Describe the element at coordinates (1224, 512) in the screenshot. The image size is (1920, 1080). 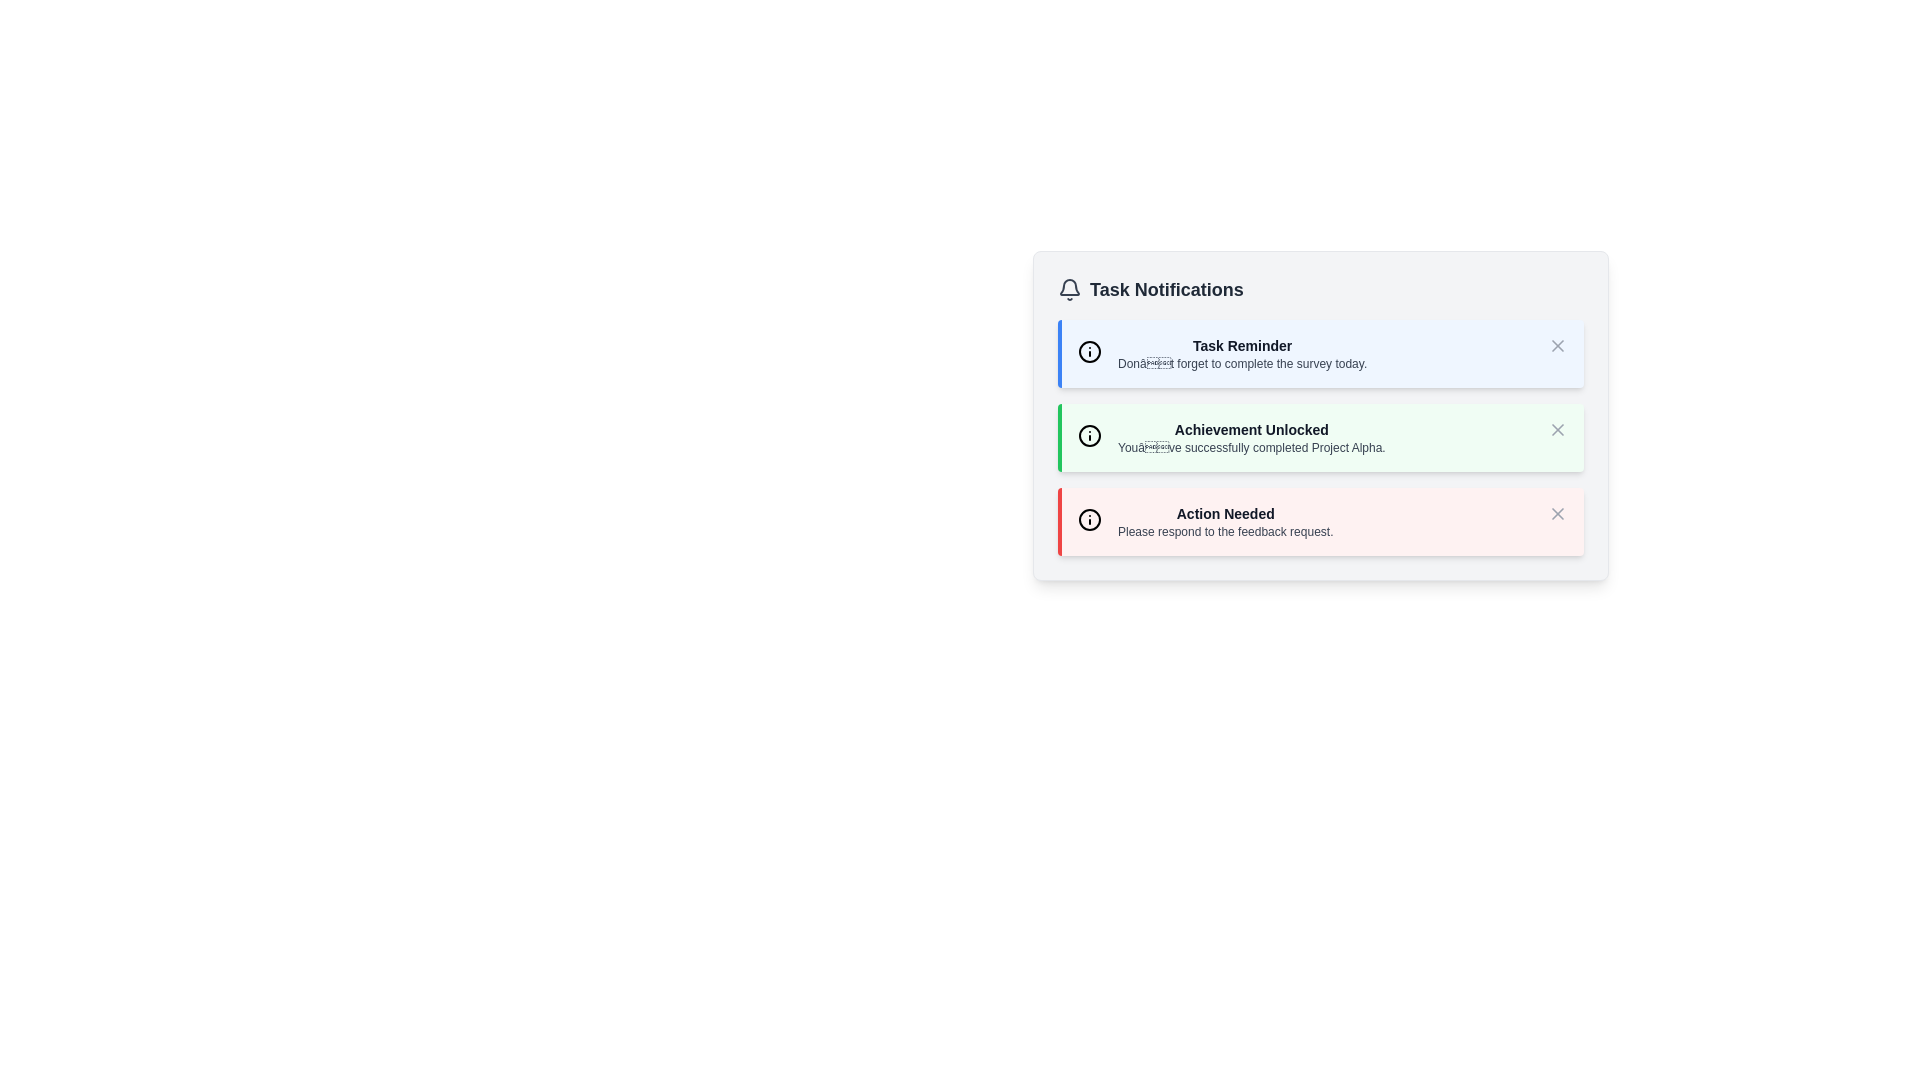
I see `the text label 'Action Needed' which is styled in bold and colored black, located at the top center of the third notification card` at that location.